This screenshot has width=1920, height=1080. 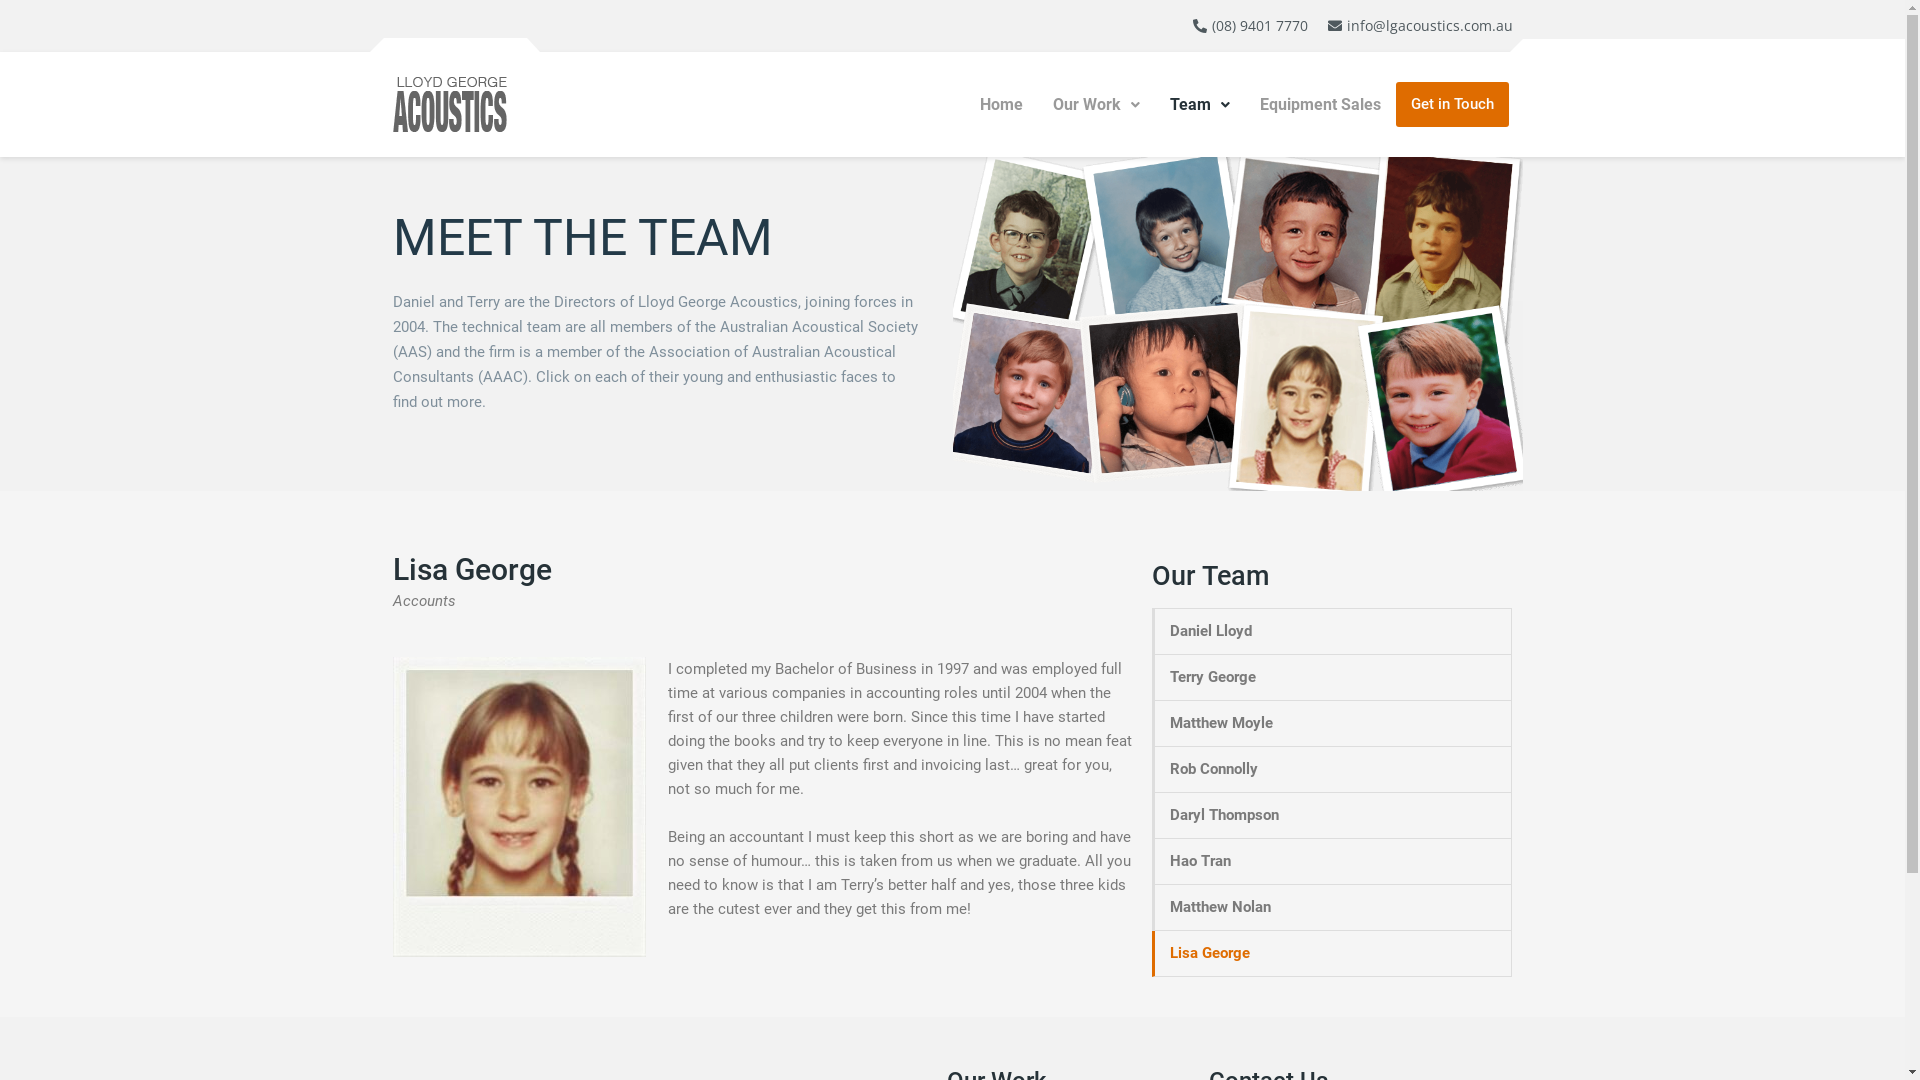 I want to click on 'info@lgacoustics.com.au', so click(x=1417, y=26).